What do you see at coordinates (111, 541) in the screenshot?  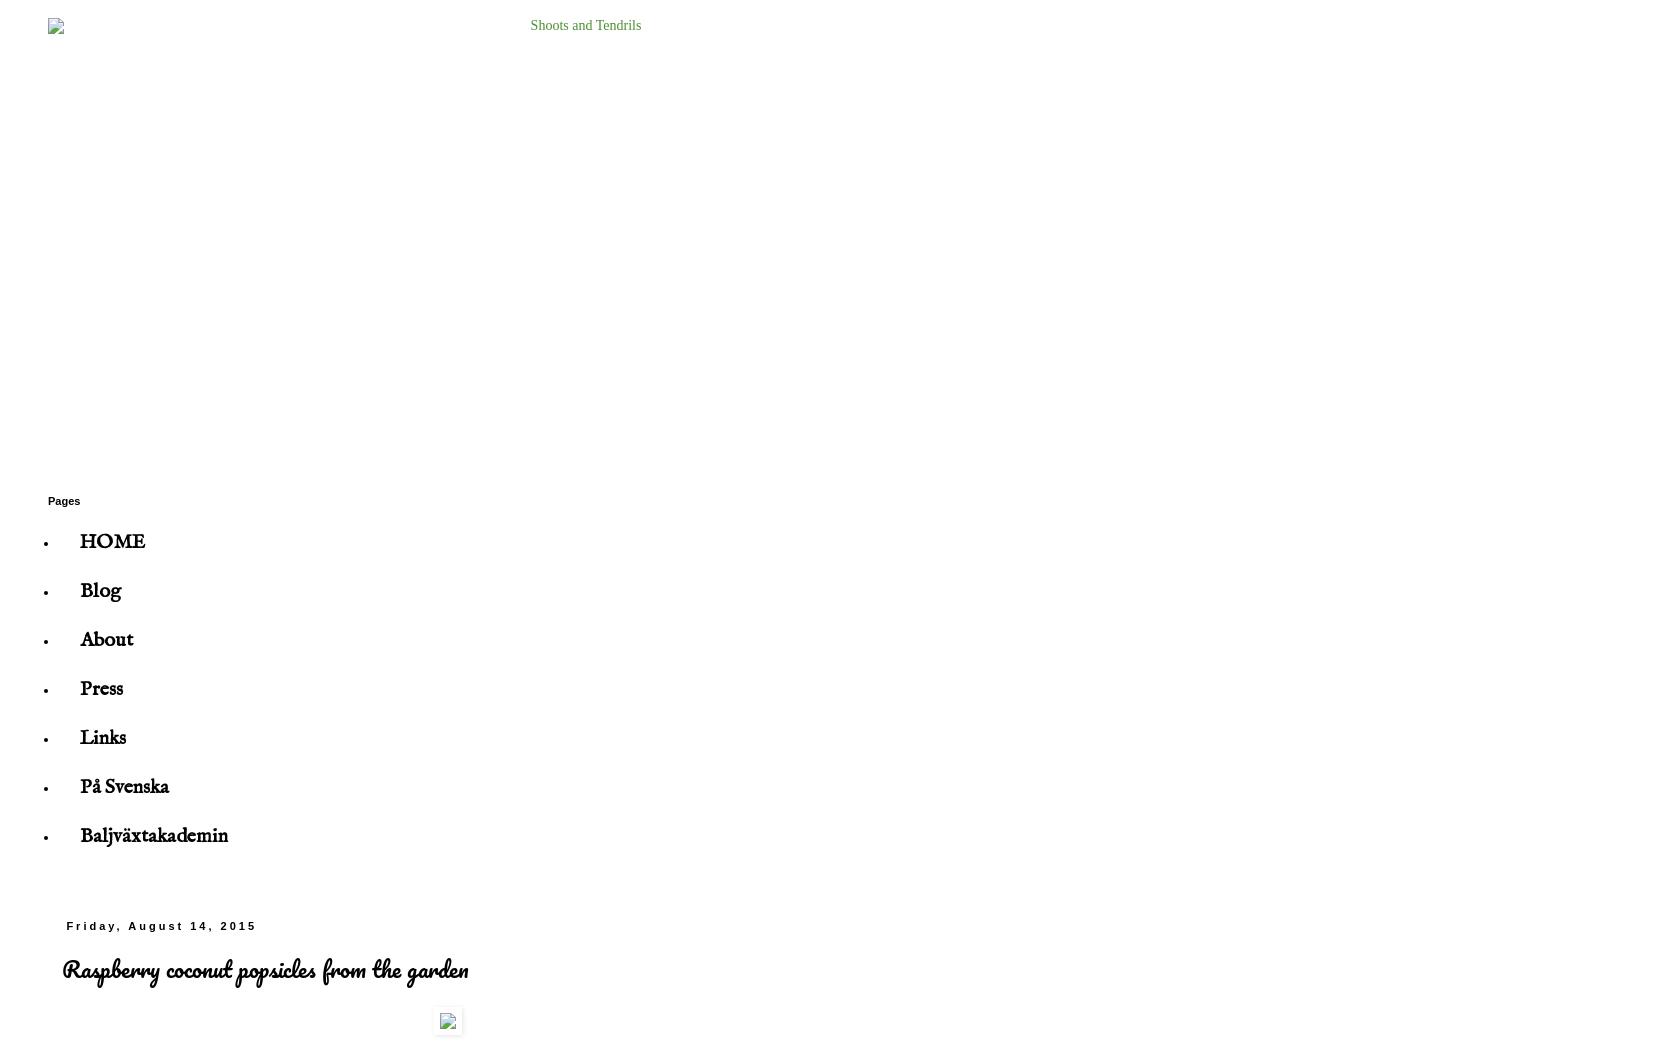 I see `'HOME'` at bounding box center [111, 541].